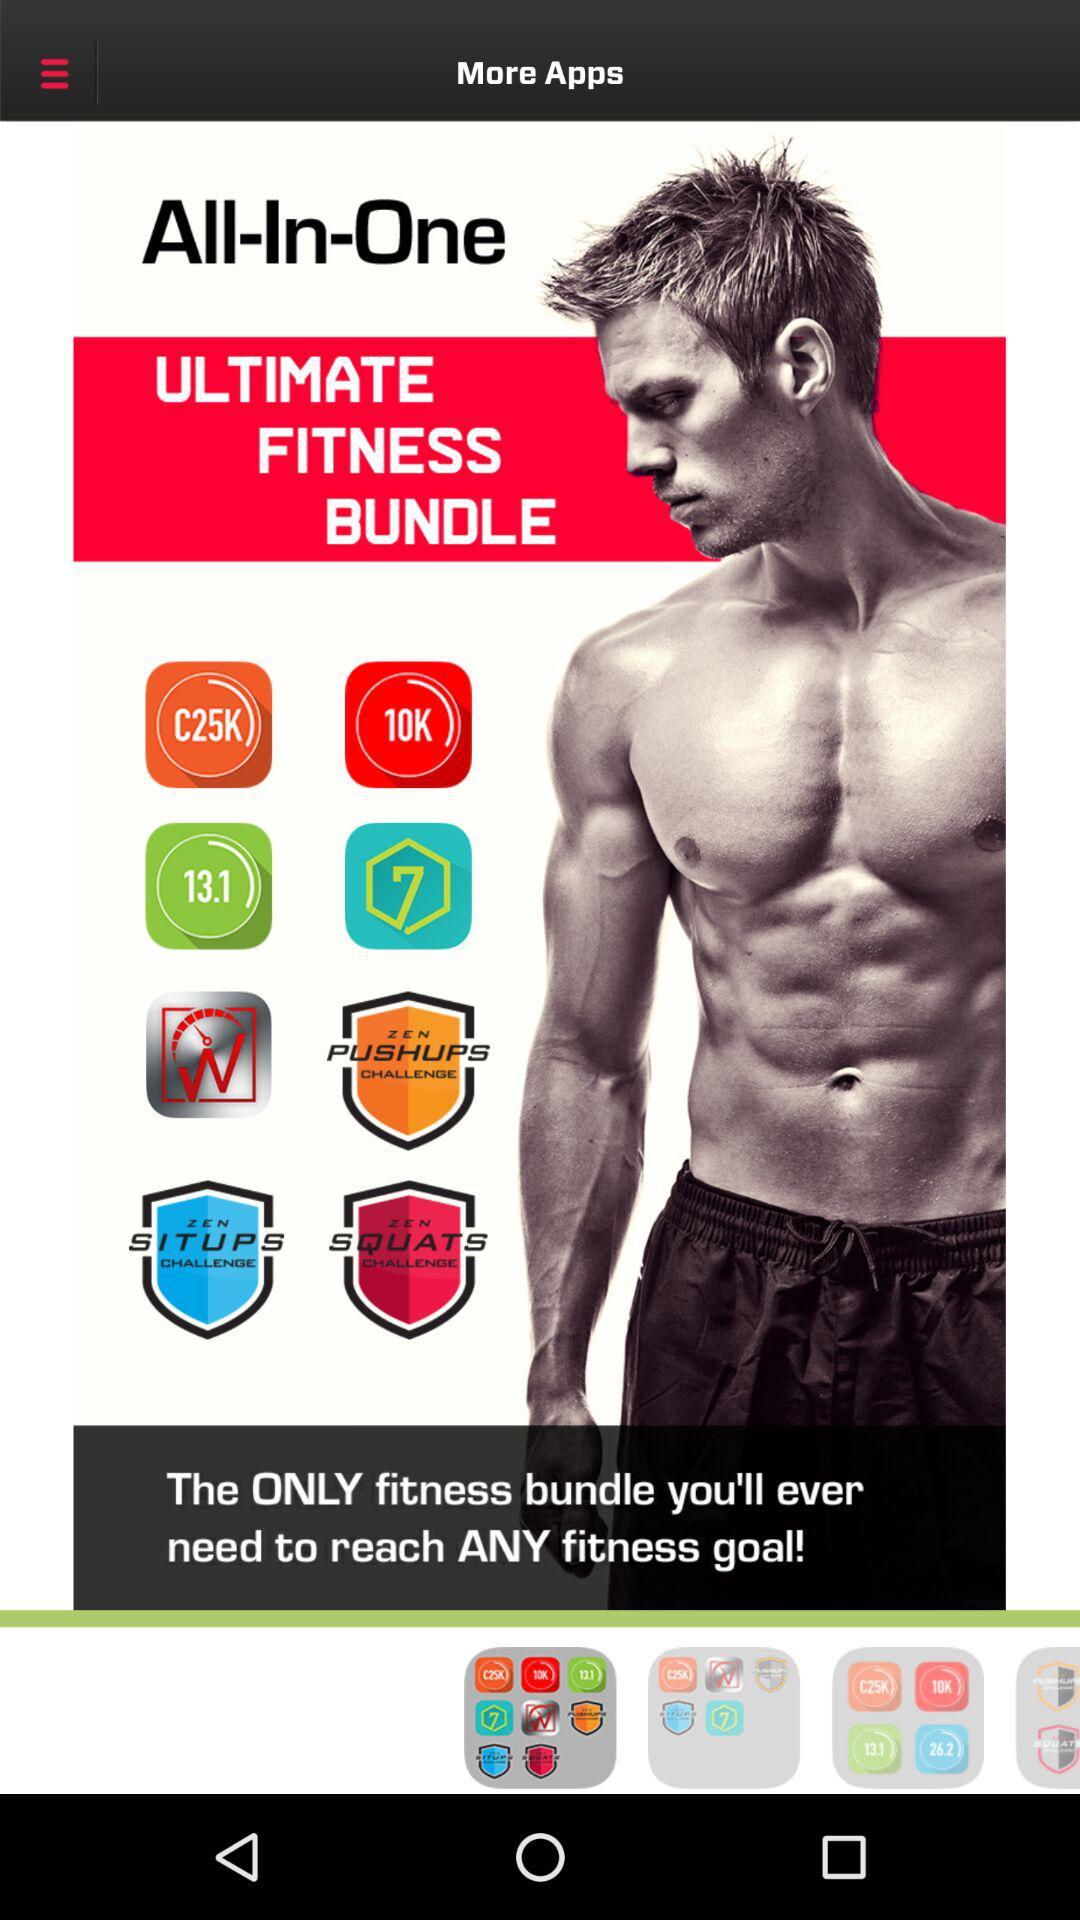 This screenshot has height=1920, width=1080. What do you see at coordinates (53, 73) in the screenshot?
I see `the icon next to the more apps` at bounding box center [53, 73].